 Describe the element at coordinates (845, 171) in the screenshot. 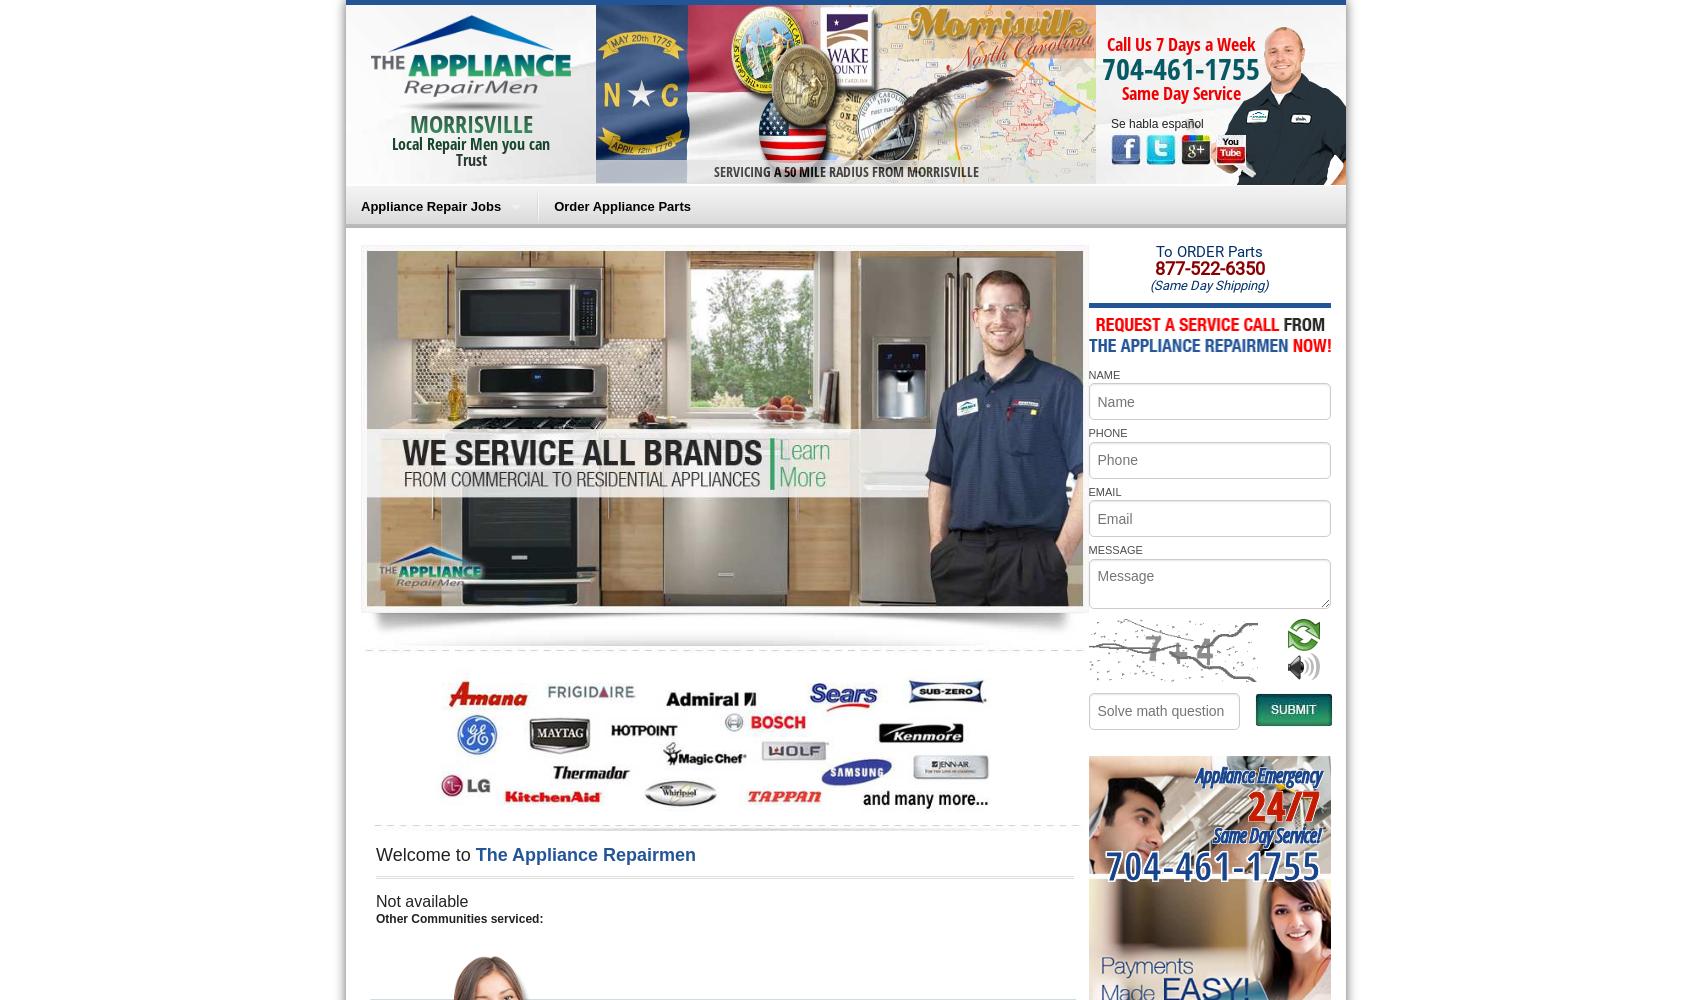

I see `'SERVICING A 50 MILE RADIUS FROM MORRISVILLE'` at that location.